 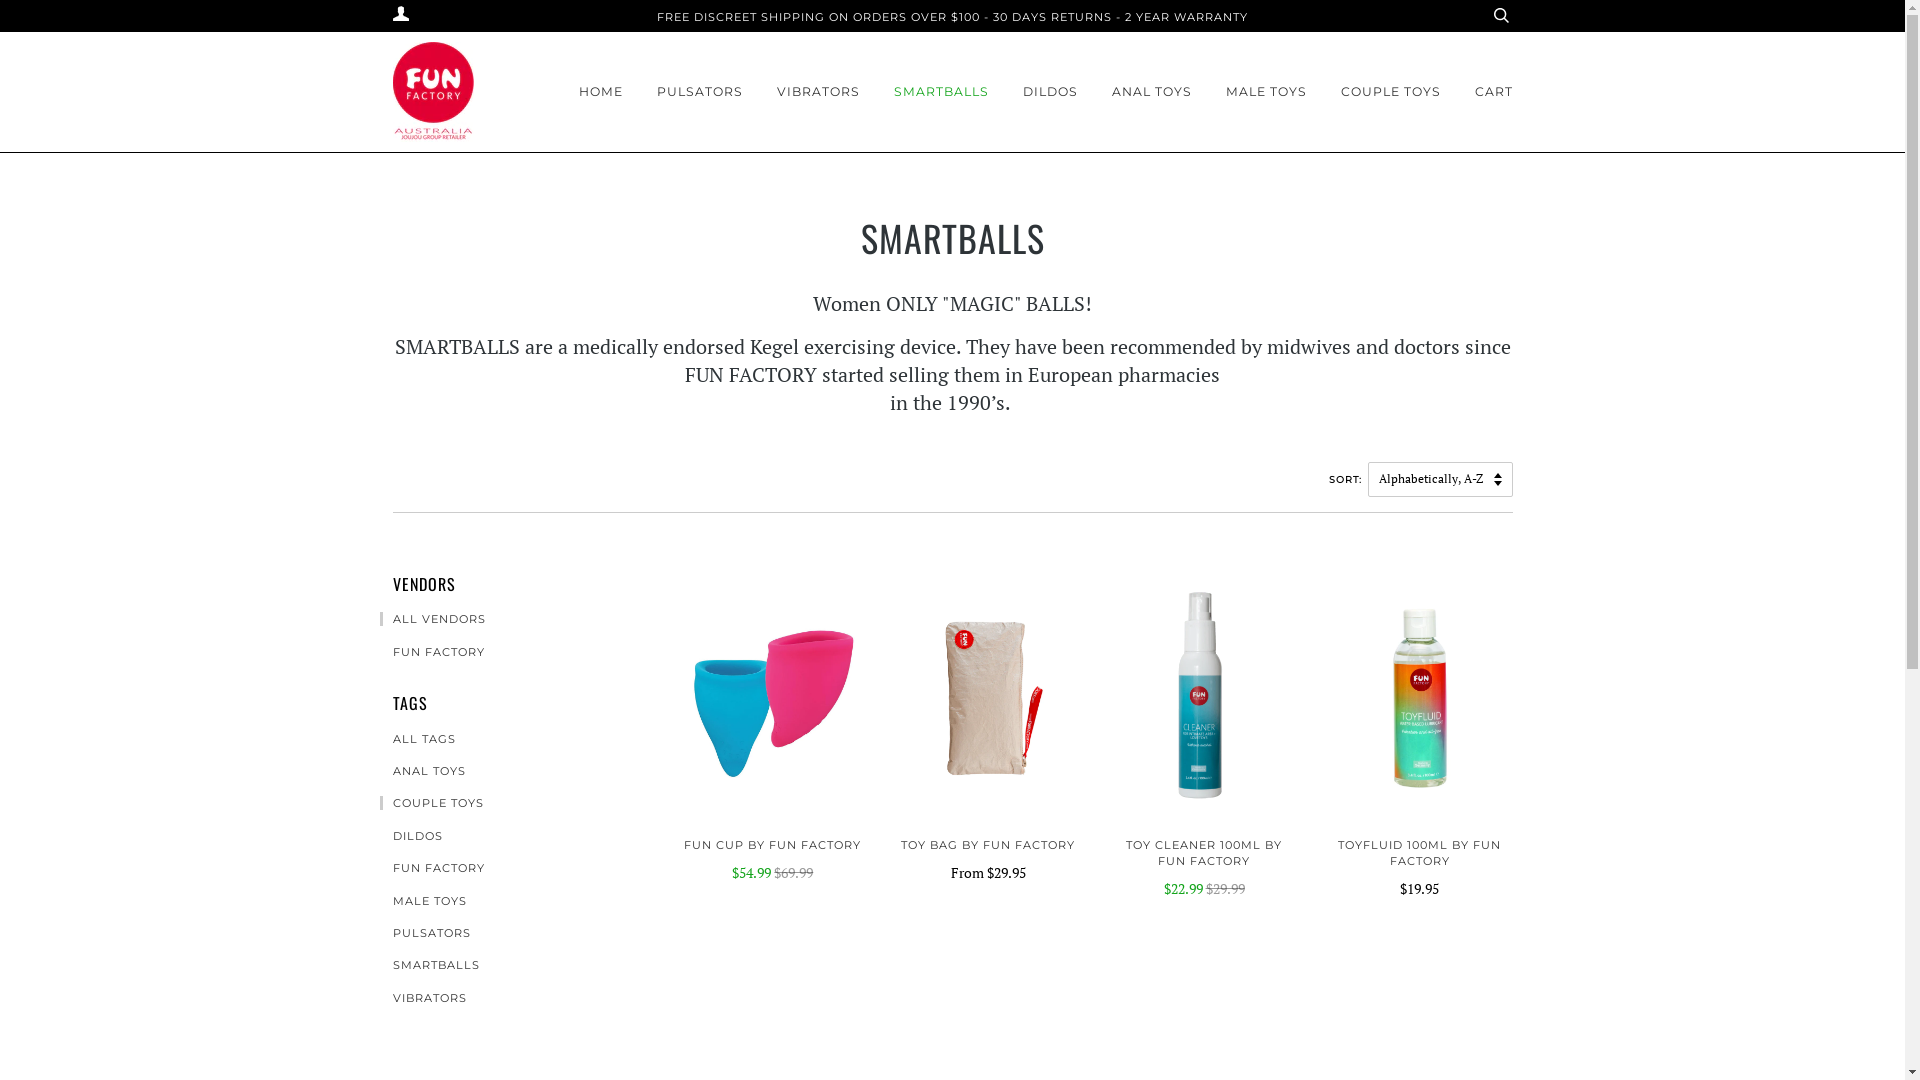 What do you see at coordinates (422, 998) in the screenshot?
I see `'VIBRATORS'` at bounding box center [422, 998].